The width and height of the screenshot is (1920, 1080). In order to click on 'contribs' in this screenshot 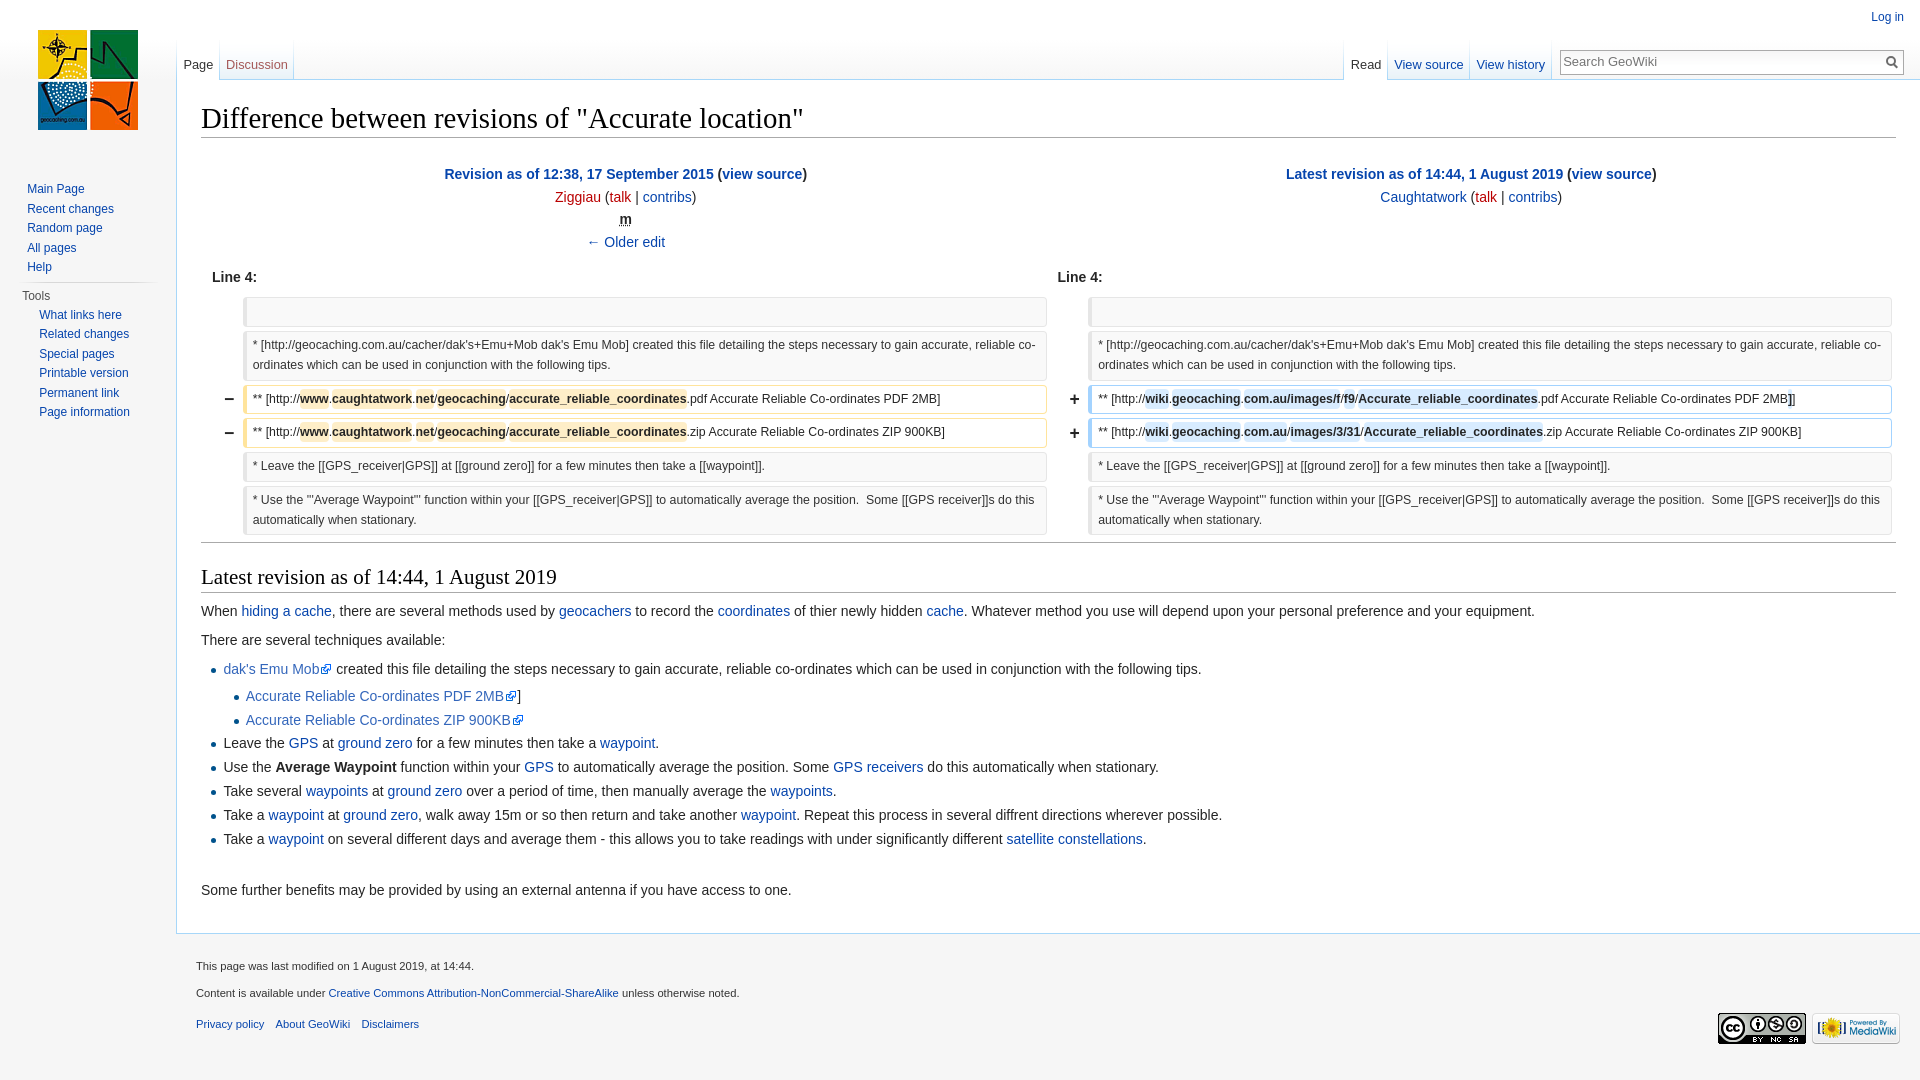, I will do `click(667, 196)`.